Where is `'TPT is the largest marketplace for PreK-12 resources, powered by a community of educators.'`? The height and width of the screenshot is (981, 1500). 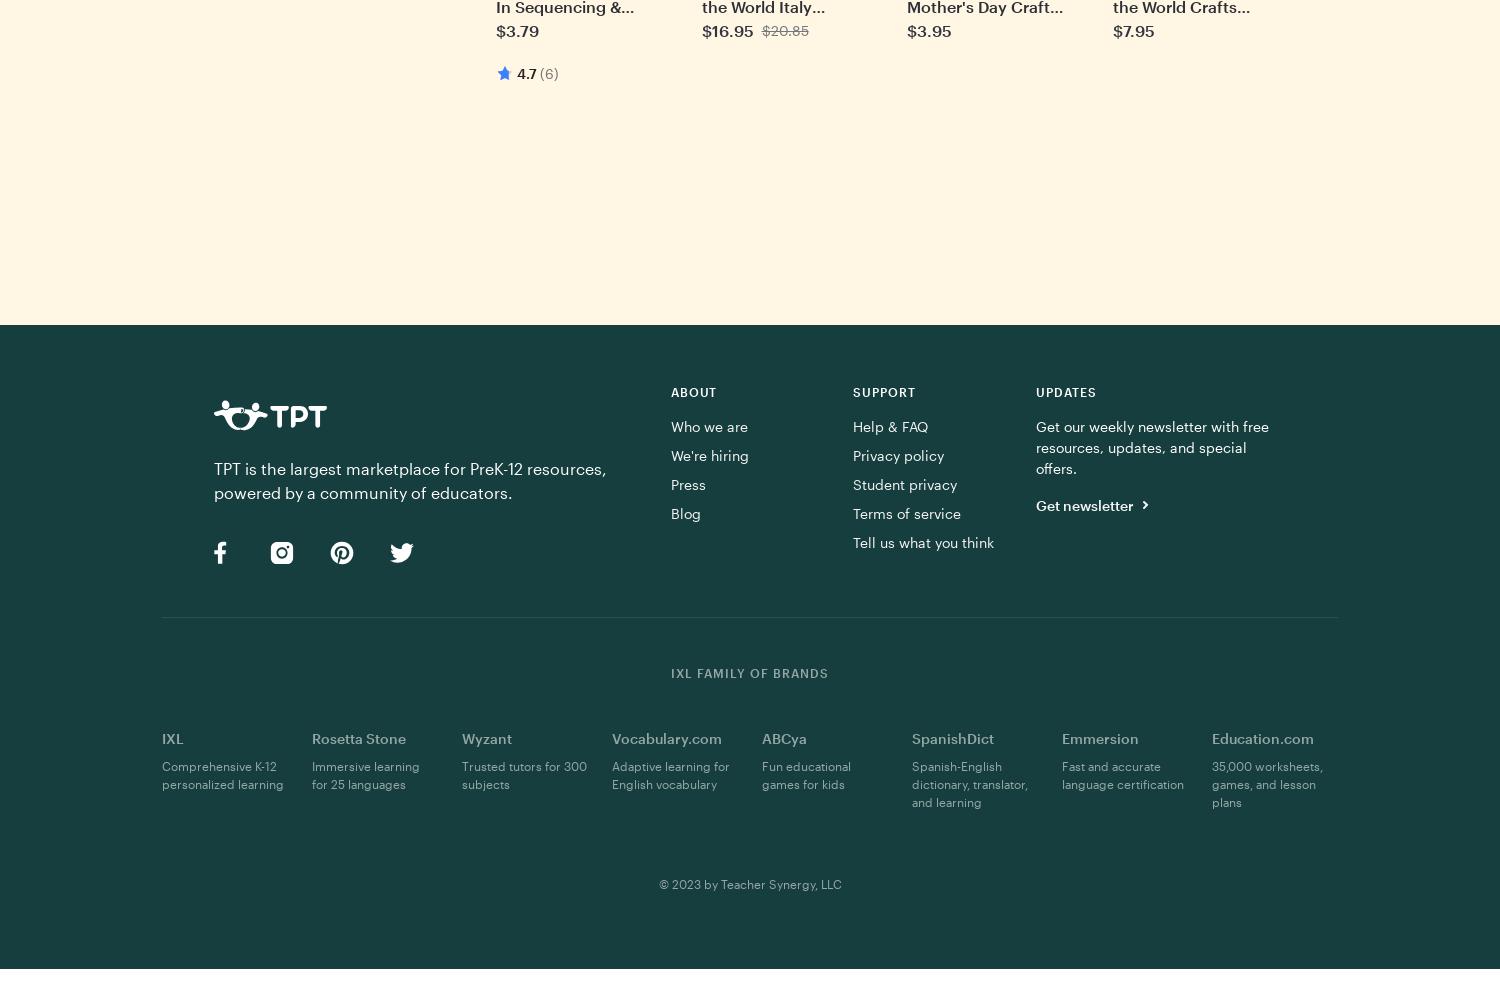 'TPT is the largest marketplace for PreK-12 resources, powered by a community of educators.' is located at coordinates (410, 479).